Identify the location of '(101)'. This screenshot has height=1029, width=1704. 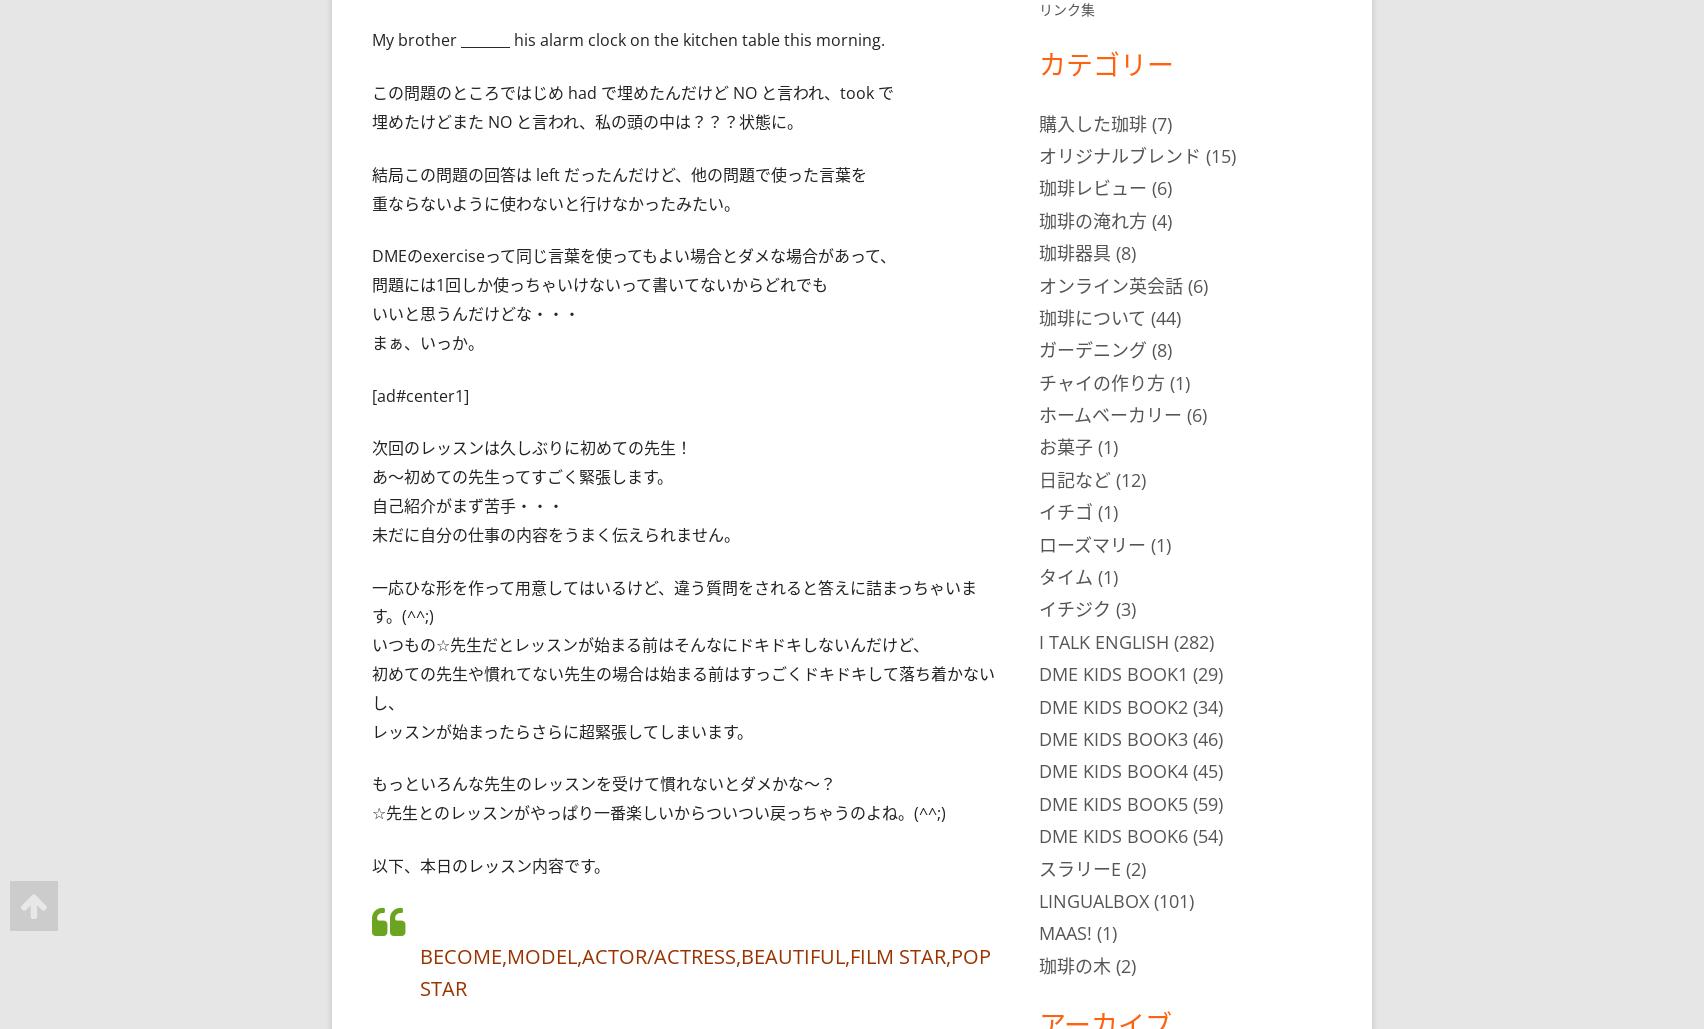
(1170, 899).